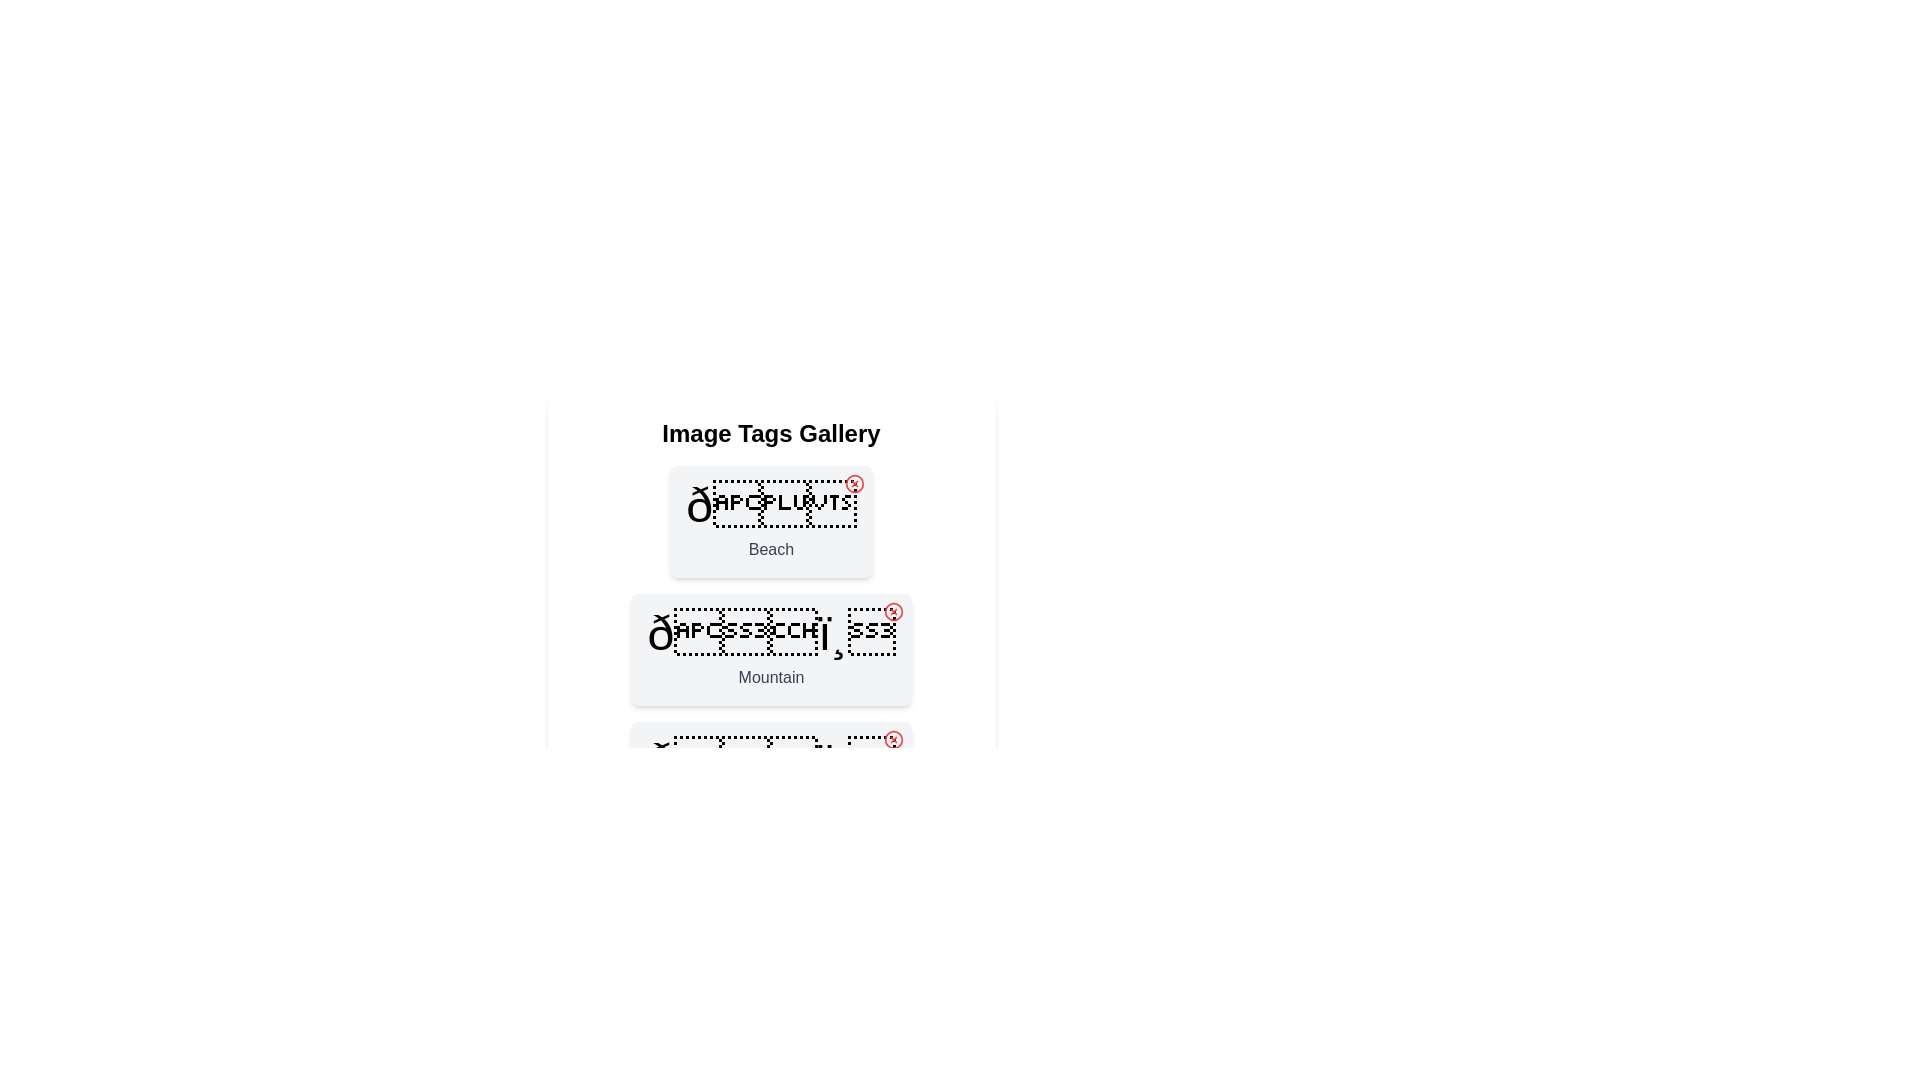 The image size is (1920, 1080). Describe the element at coordinates (854, 483) in the screenshot. I see `close button for the tag labeled Beach` at that location.